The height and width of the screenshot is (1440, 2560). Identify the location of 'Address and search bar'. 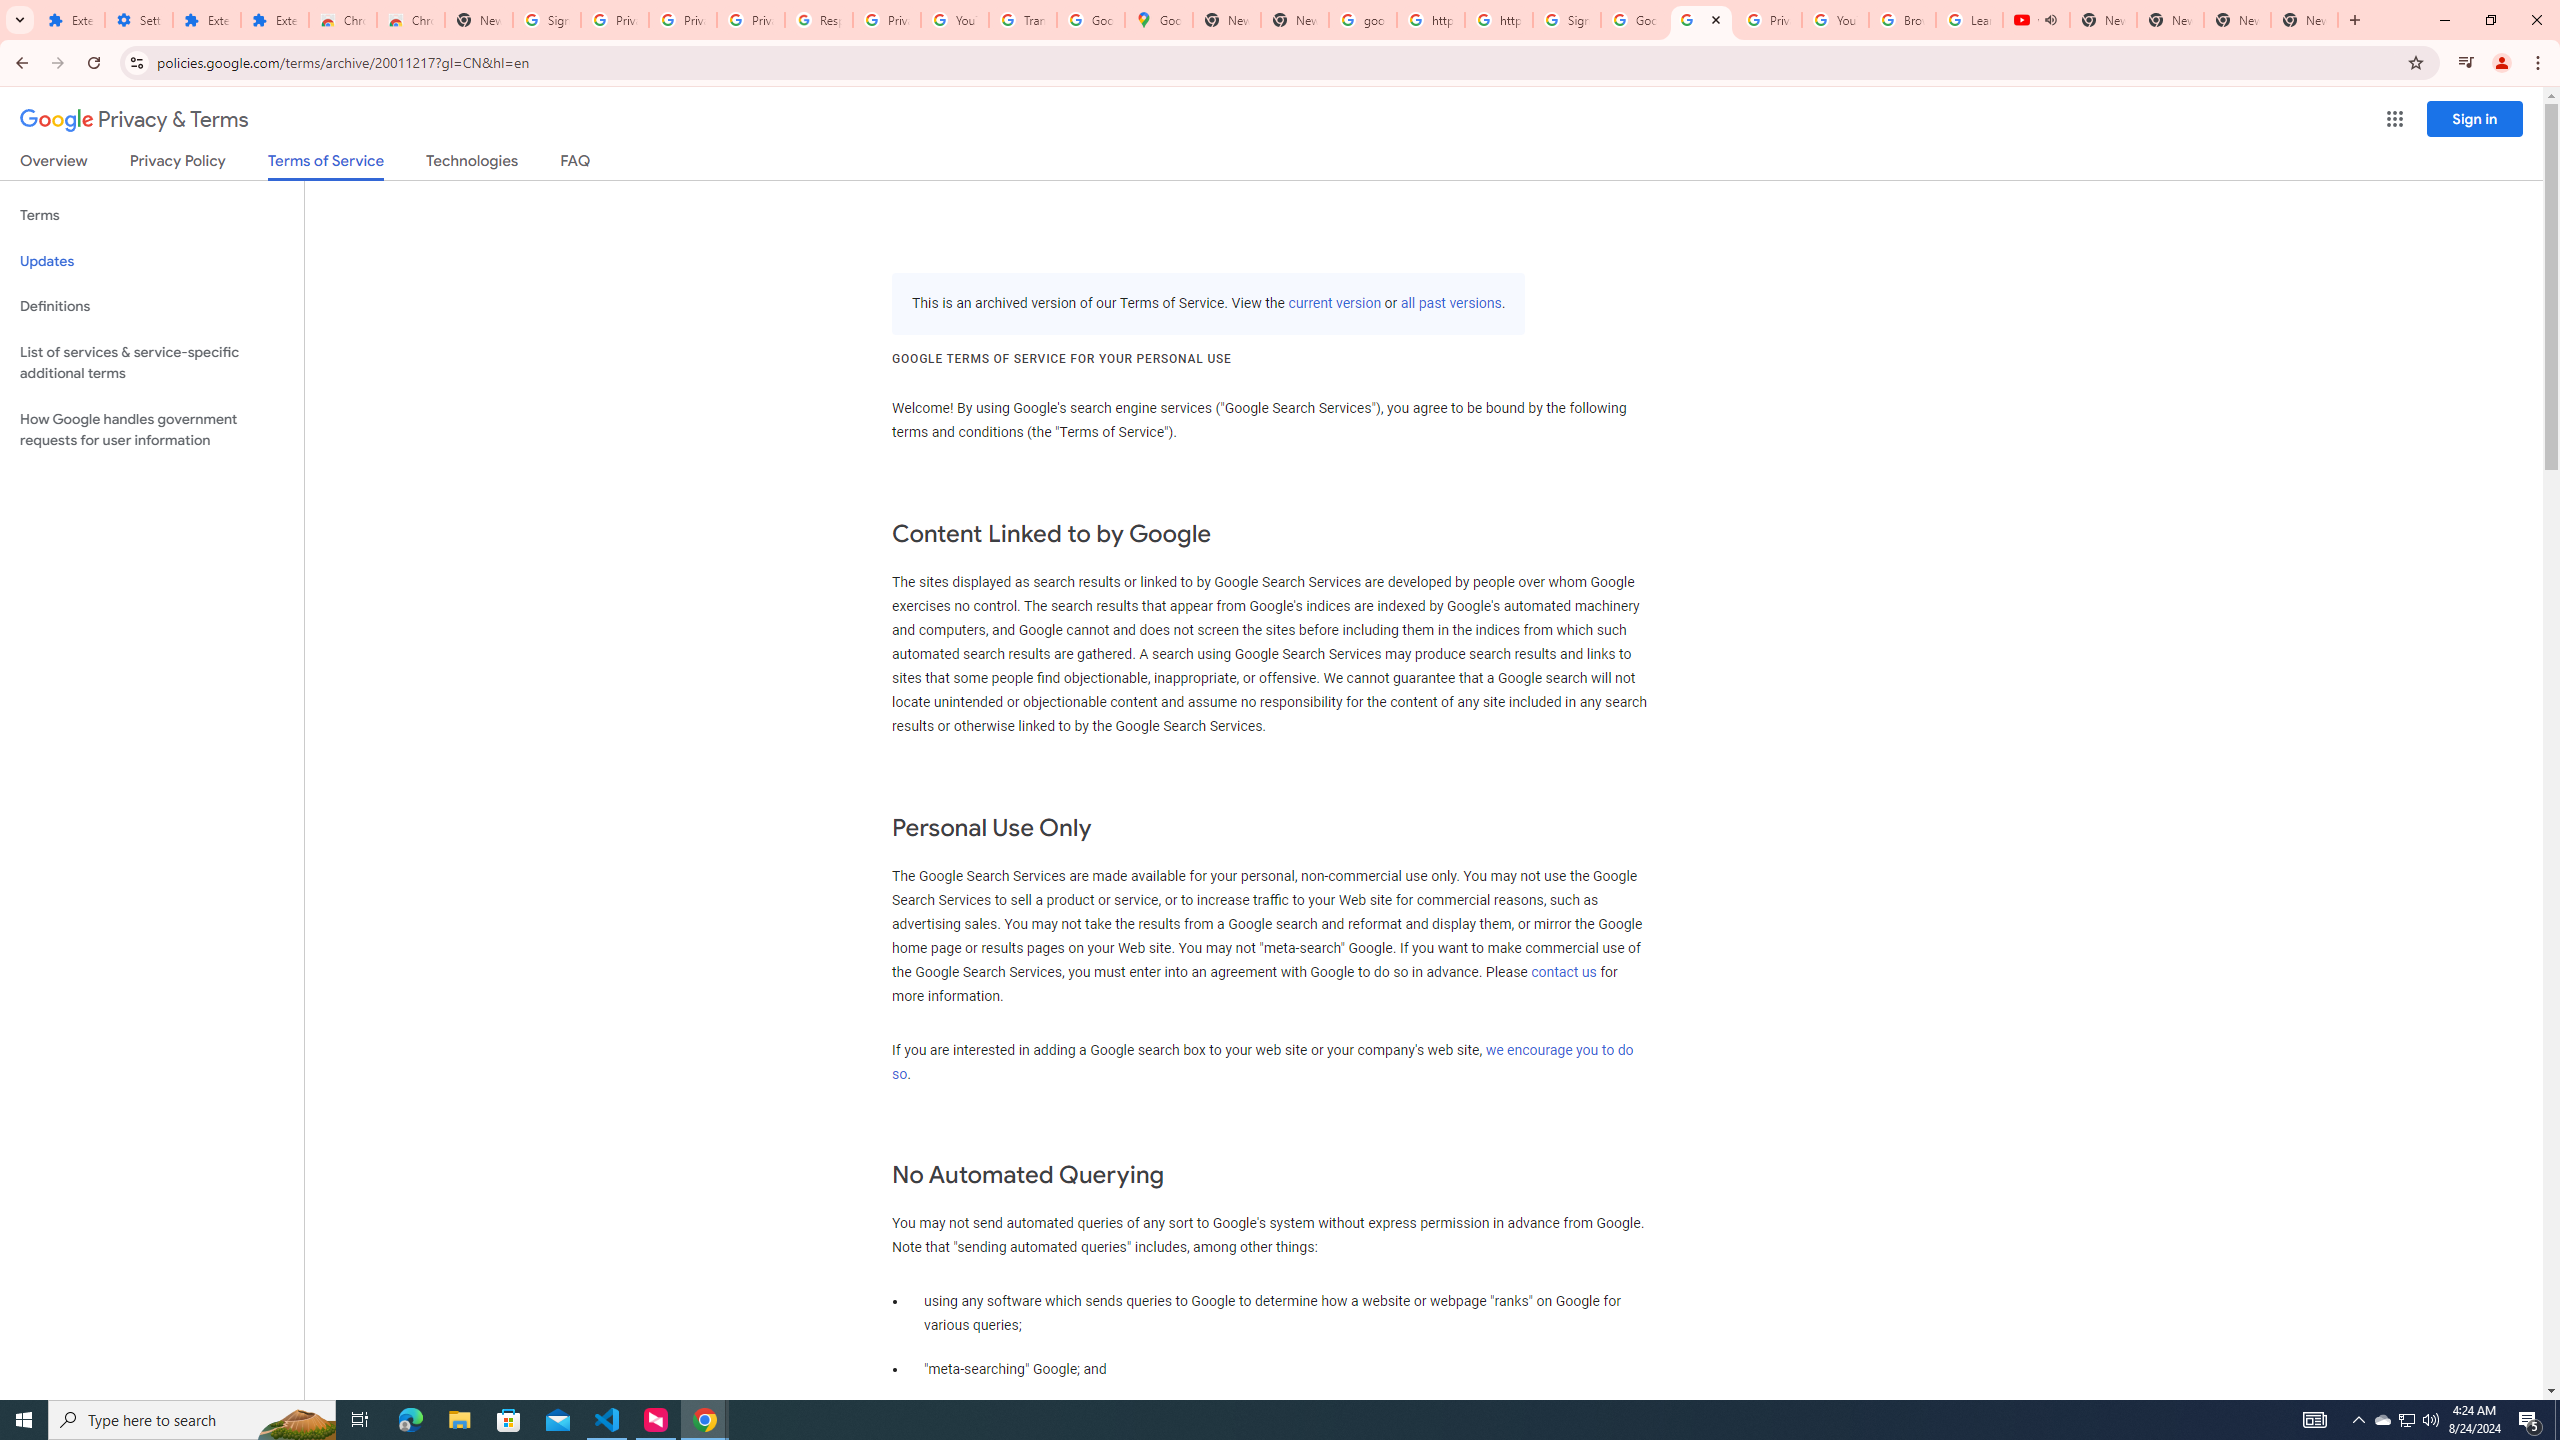
(1275, 61).